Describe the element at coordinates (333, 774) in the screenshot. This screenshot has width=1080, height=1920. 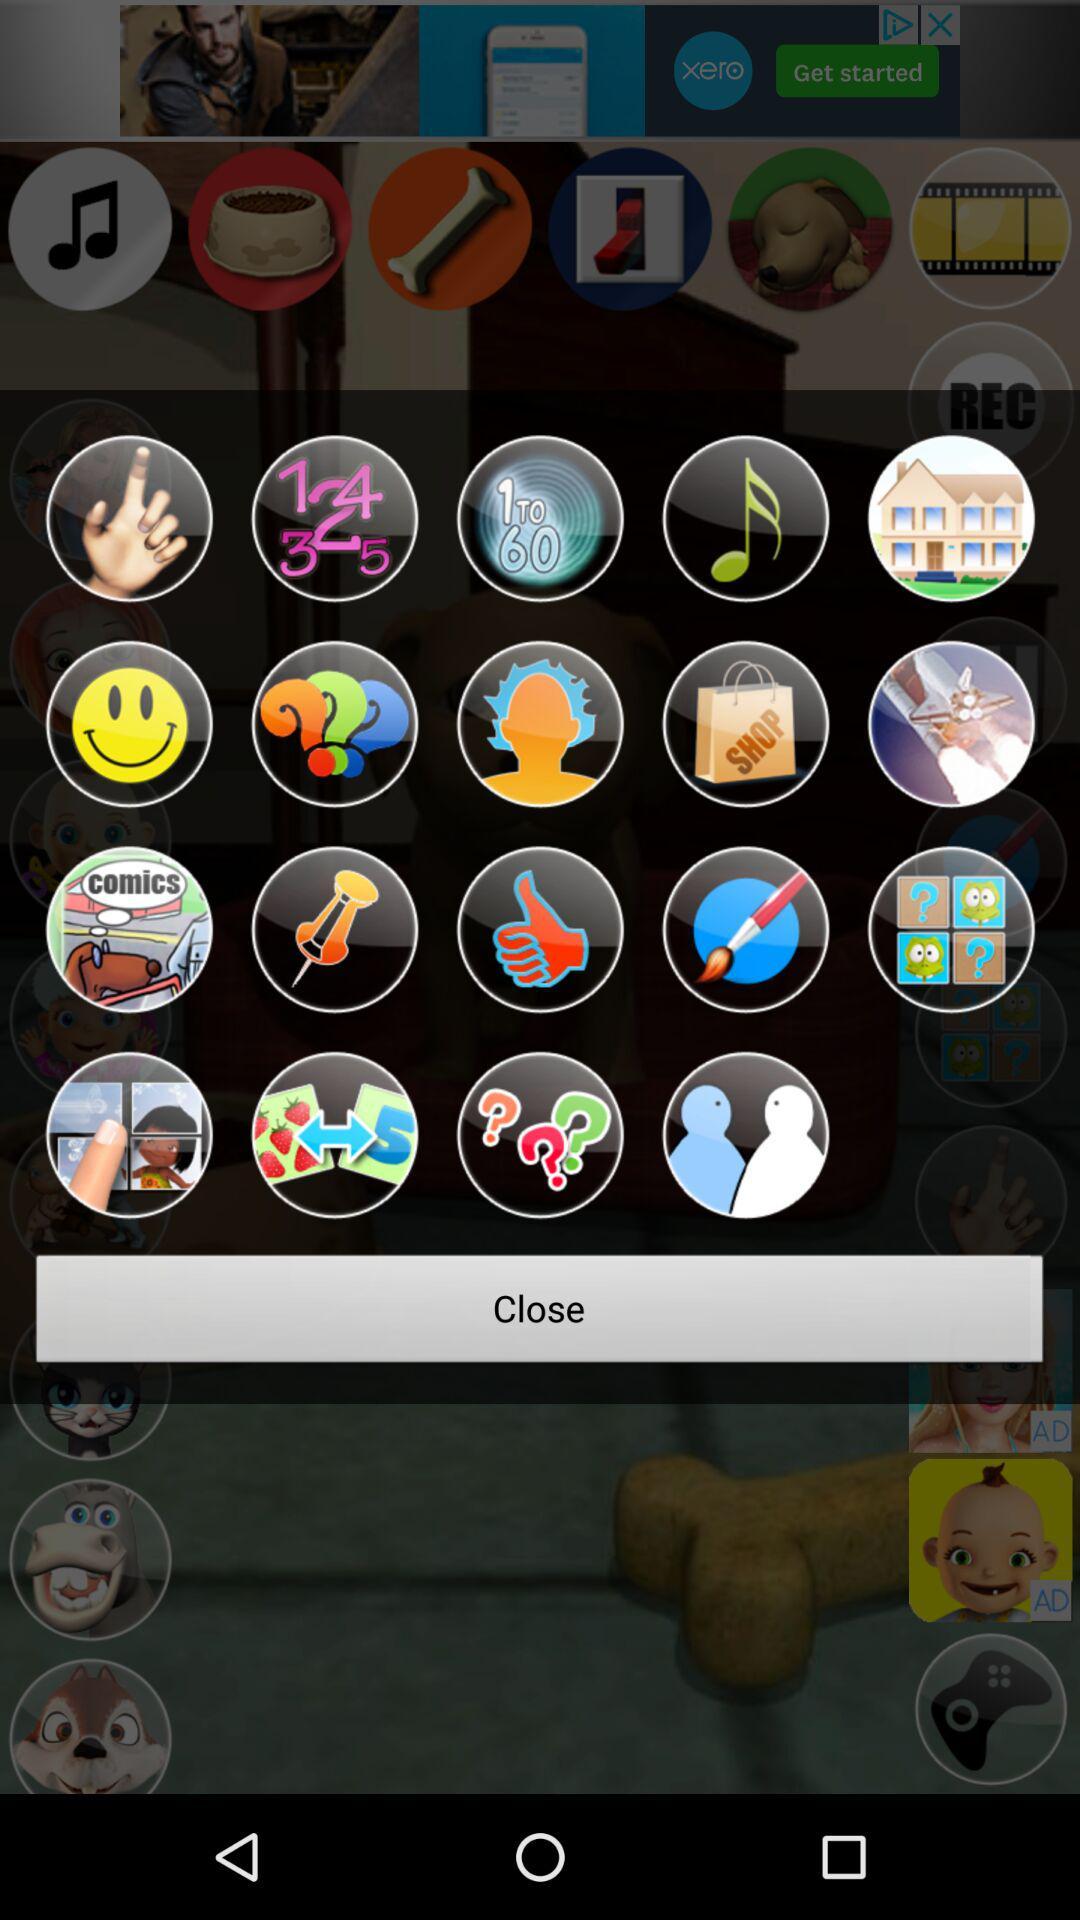
I see `the help icon` at that location.